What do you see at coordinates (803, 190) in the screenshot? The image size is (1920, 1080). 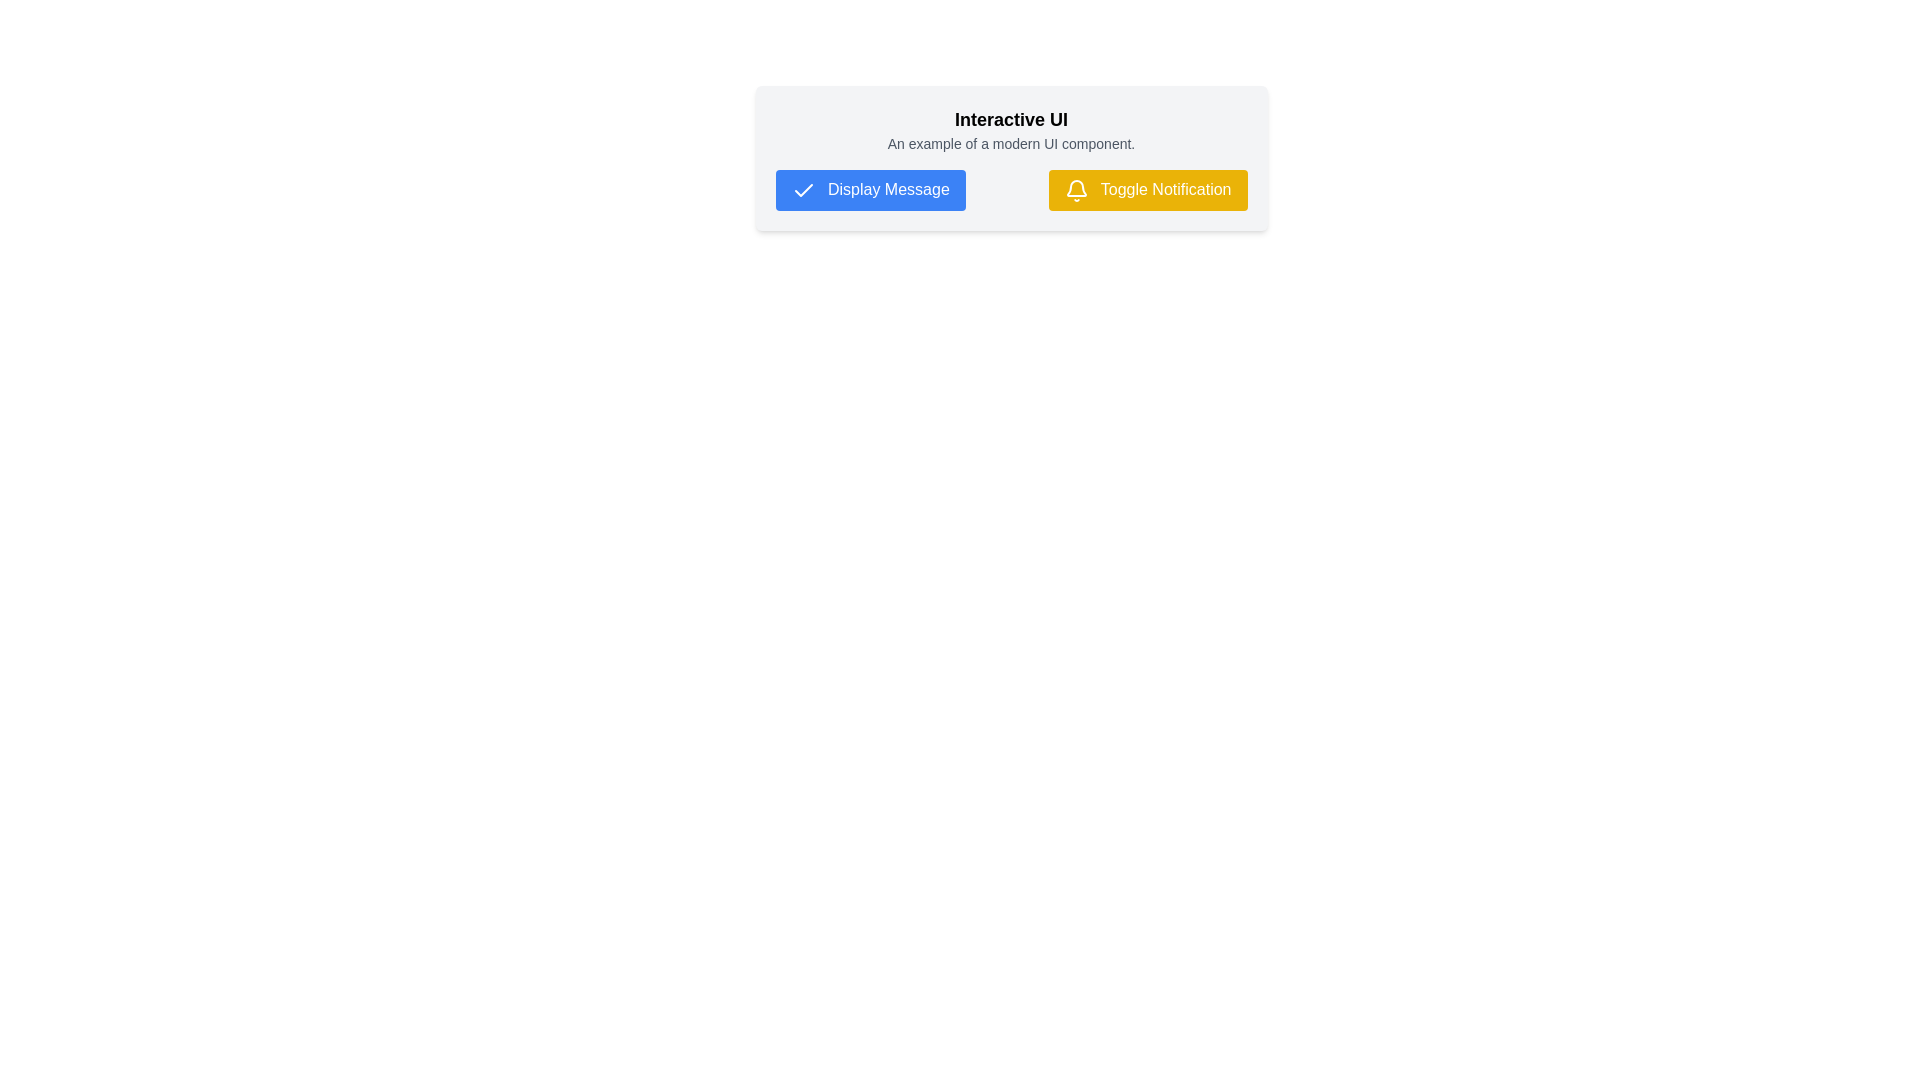 I see `the confirmation icon located within the 'Display Message' button, which is the first button on the interface, centered and aligned horizontally near its text content` at bounding box center [803, 190].